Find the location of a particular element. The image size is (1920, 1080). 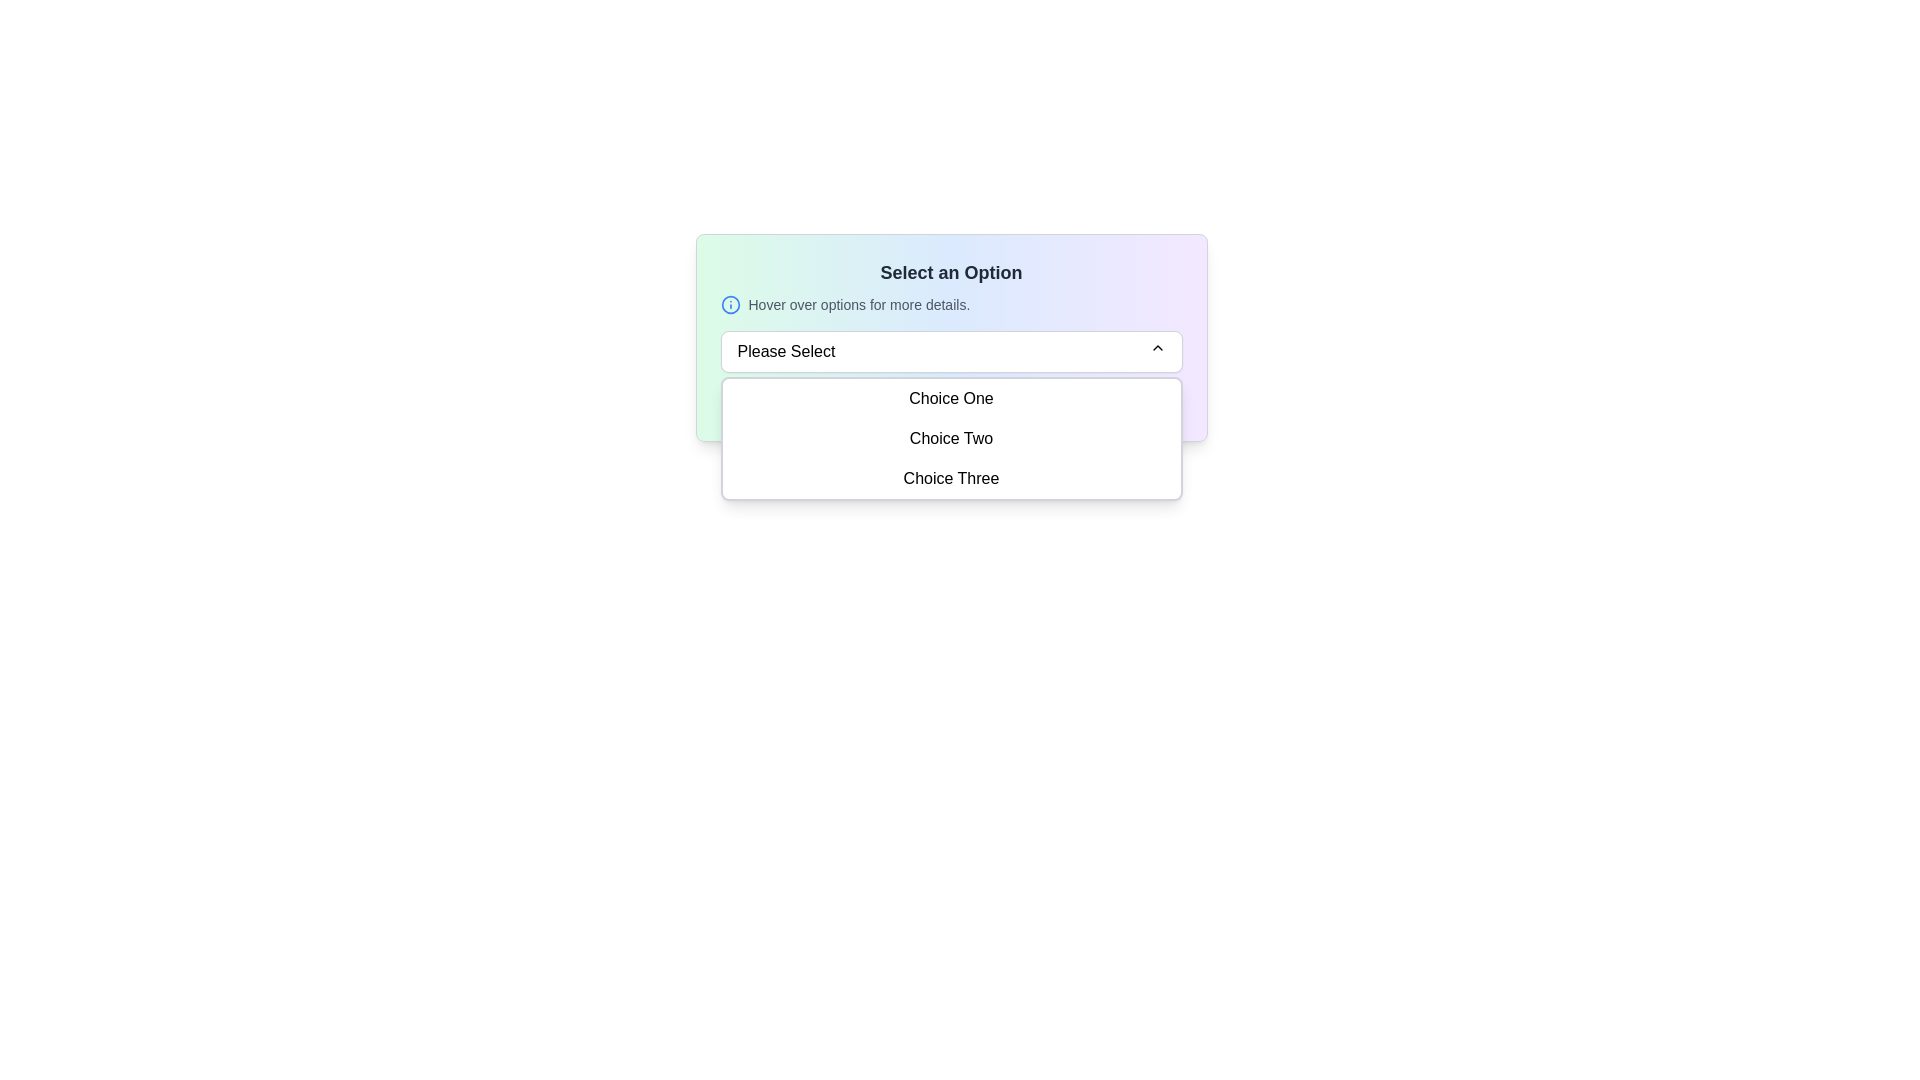

the icon that indicates the collapsing or hiding of the dropdown menu next to the 'Please Select' button is located at coordinates (1157, 346).